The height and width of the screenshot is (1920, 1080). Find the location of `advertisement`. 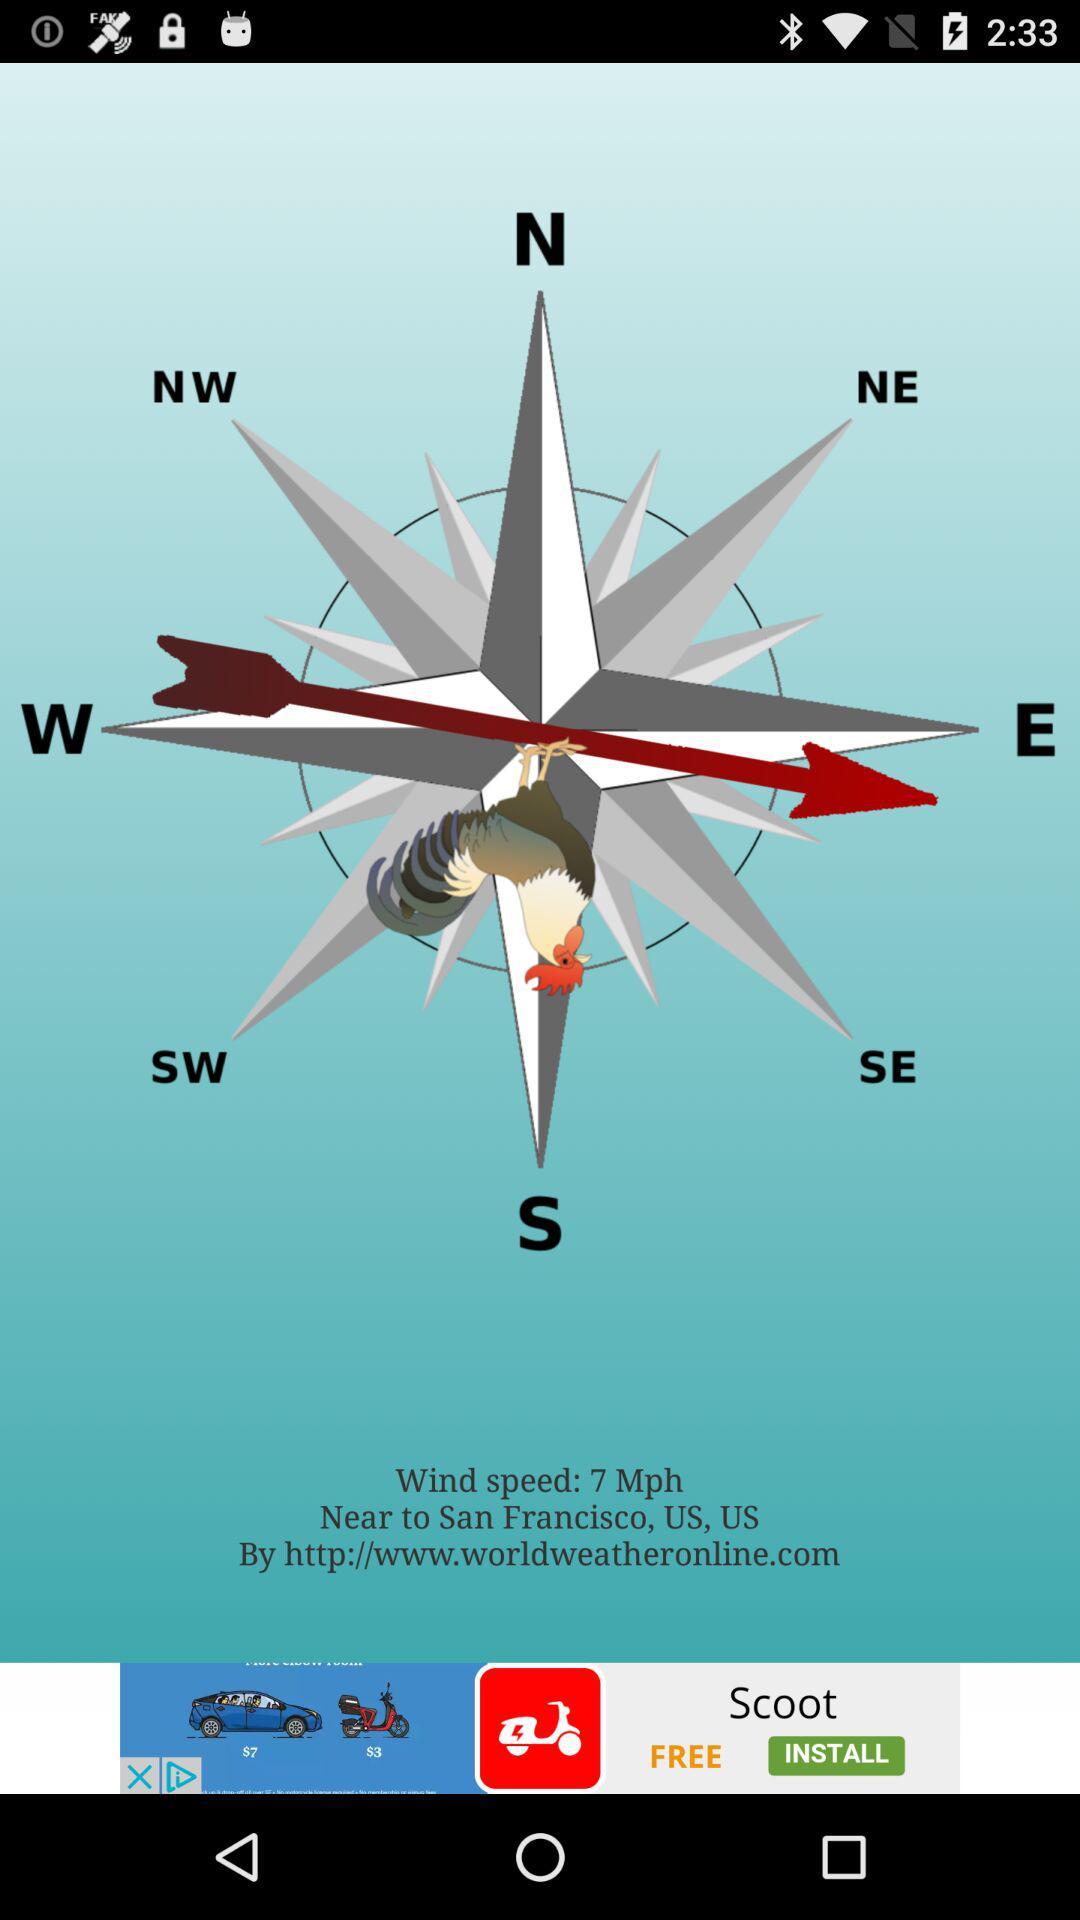

advertisement is located at coordinates (540, 1727).